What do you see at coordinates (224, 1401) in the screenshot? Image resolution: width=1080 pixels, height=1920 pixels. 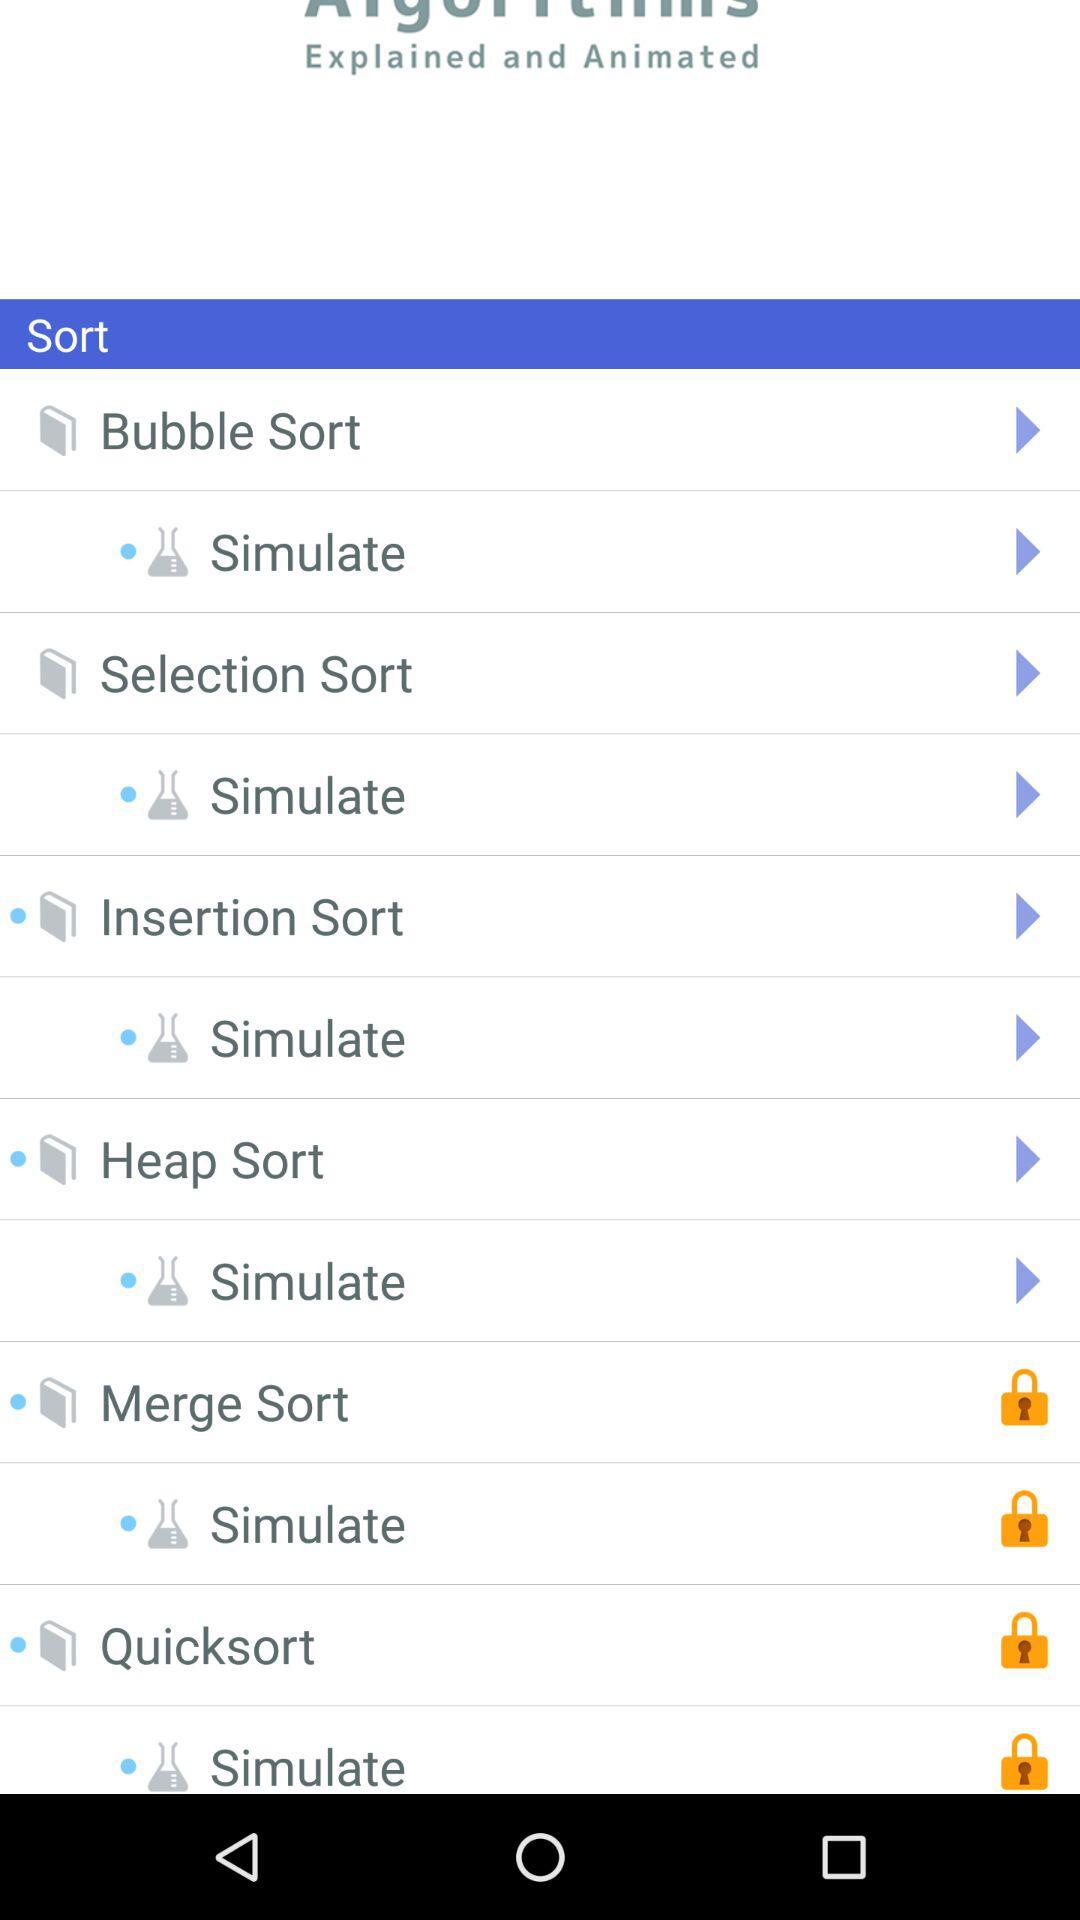 I see `the merge sort item` at bounding box center [224, 1401].